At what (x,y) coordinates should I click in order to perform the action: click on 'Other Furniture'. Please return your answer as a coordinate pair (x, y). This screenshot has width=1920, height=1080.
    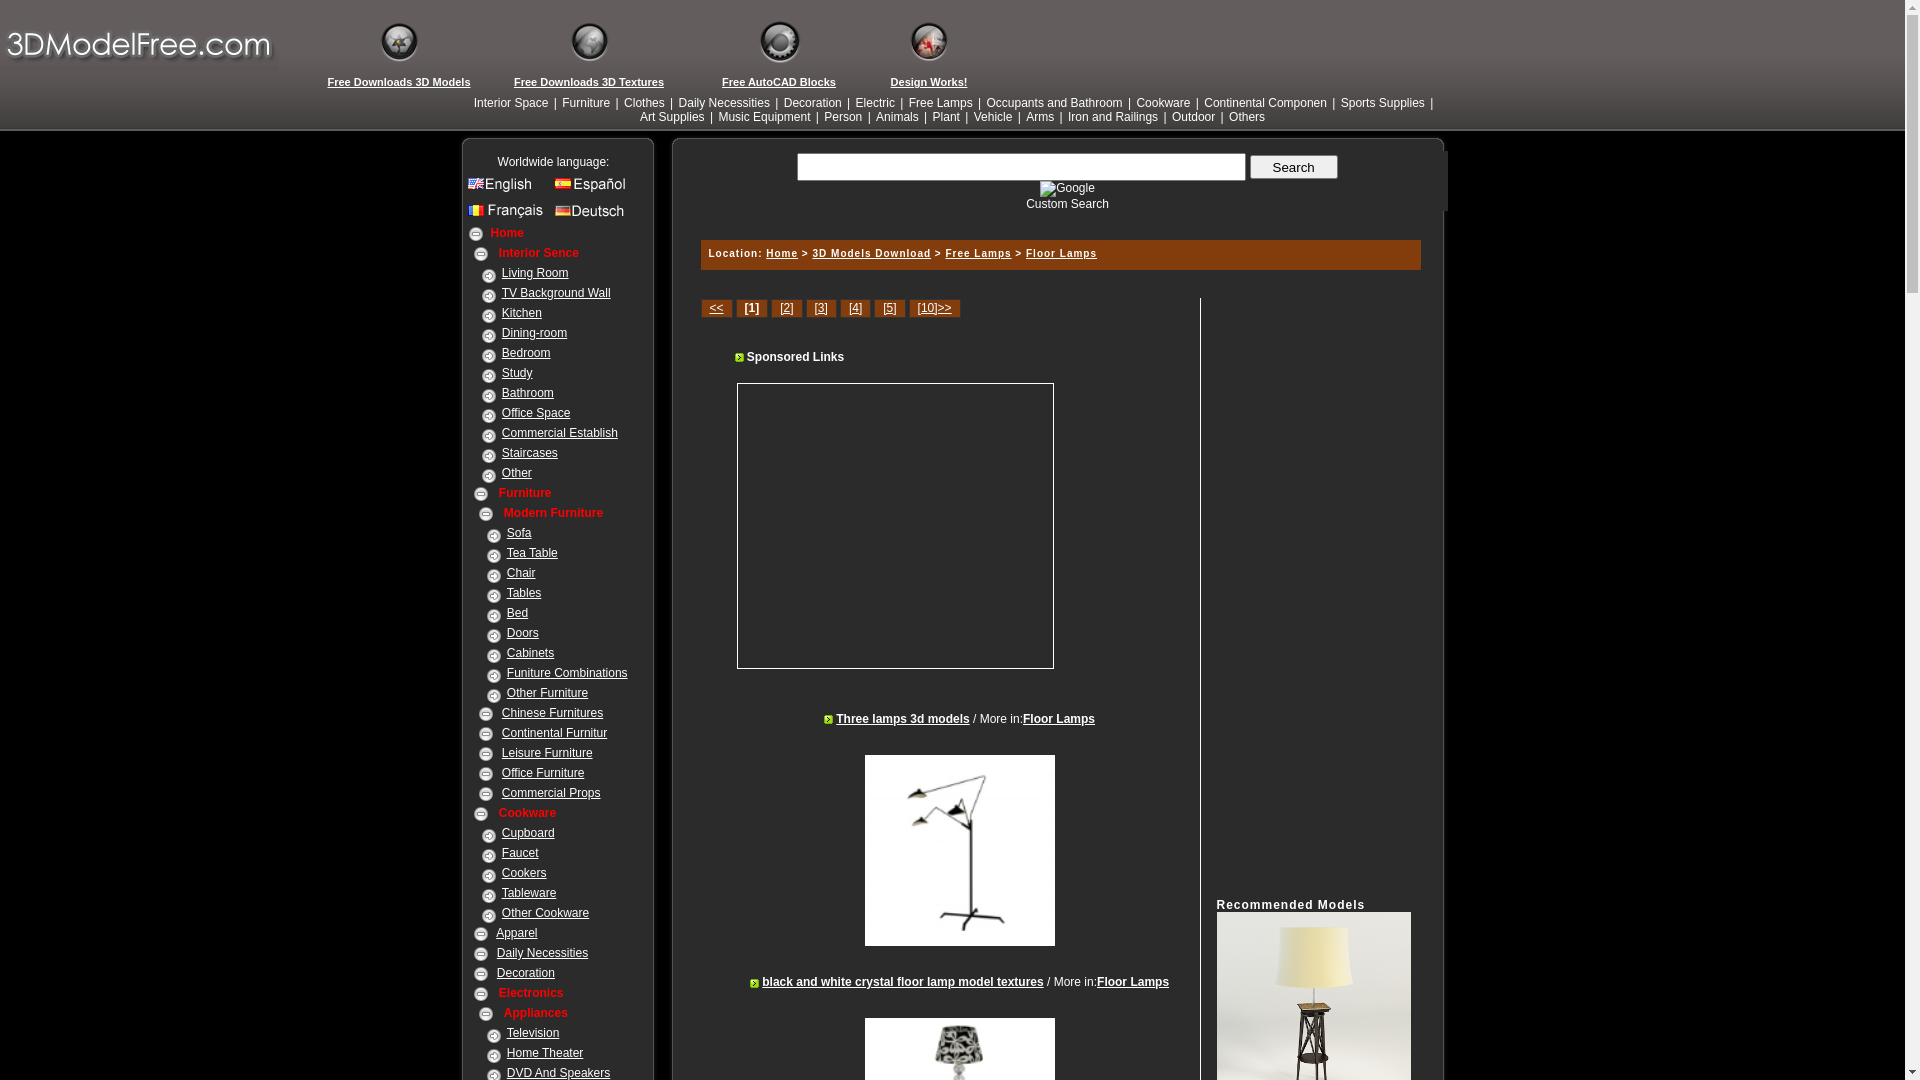
    Looking at the image, I should click on (547, 692).